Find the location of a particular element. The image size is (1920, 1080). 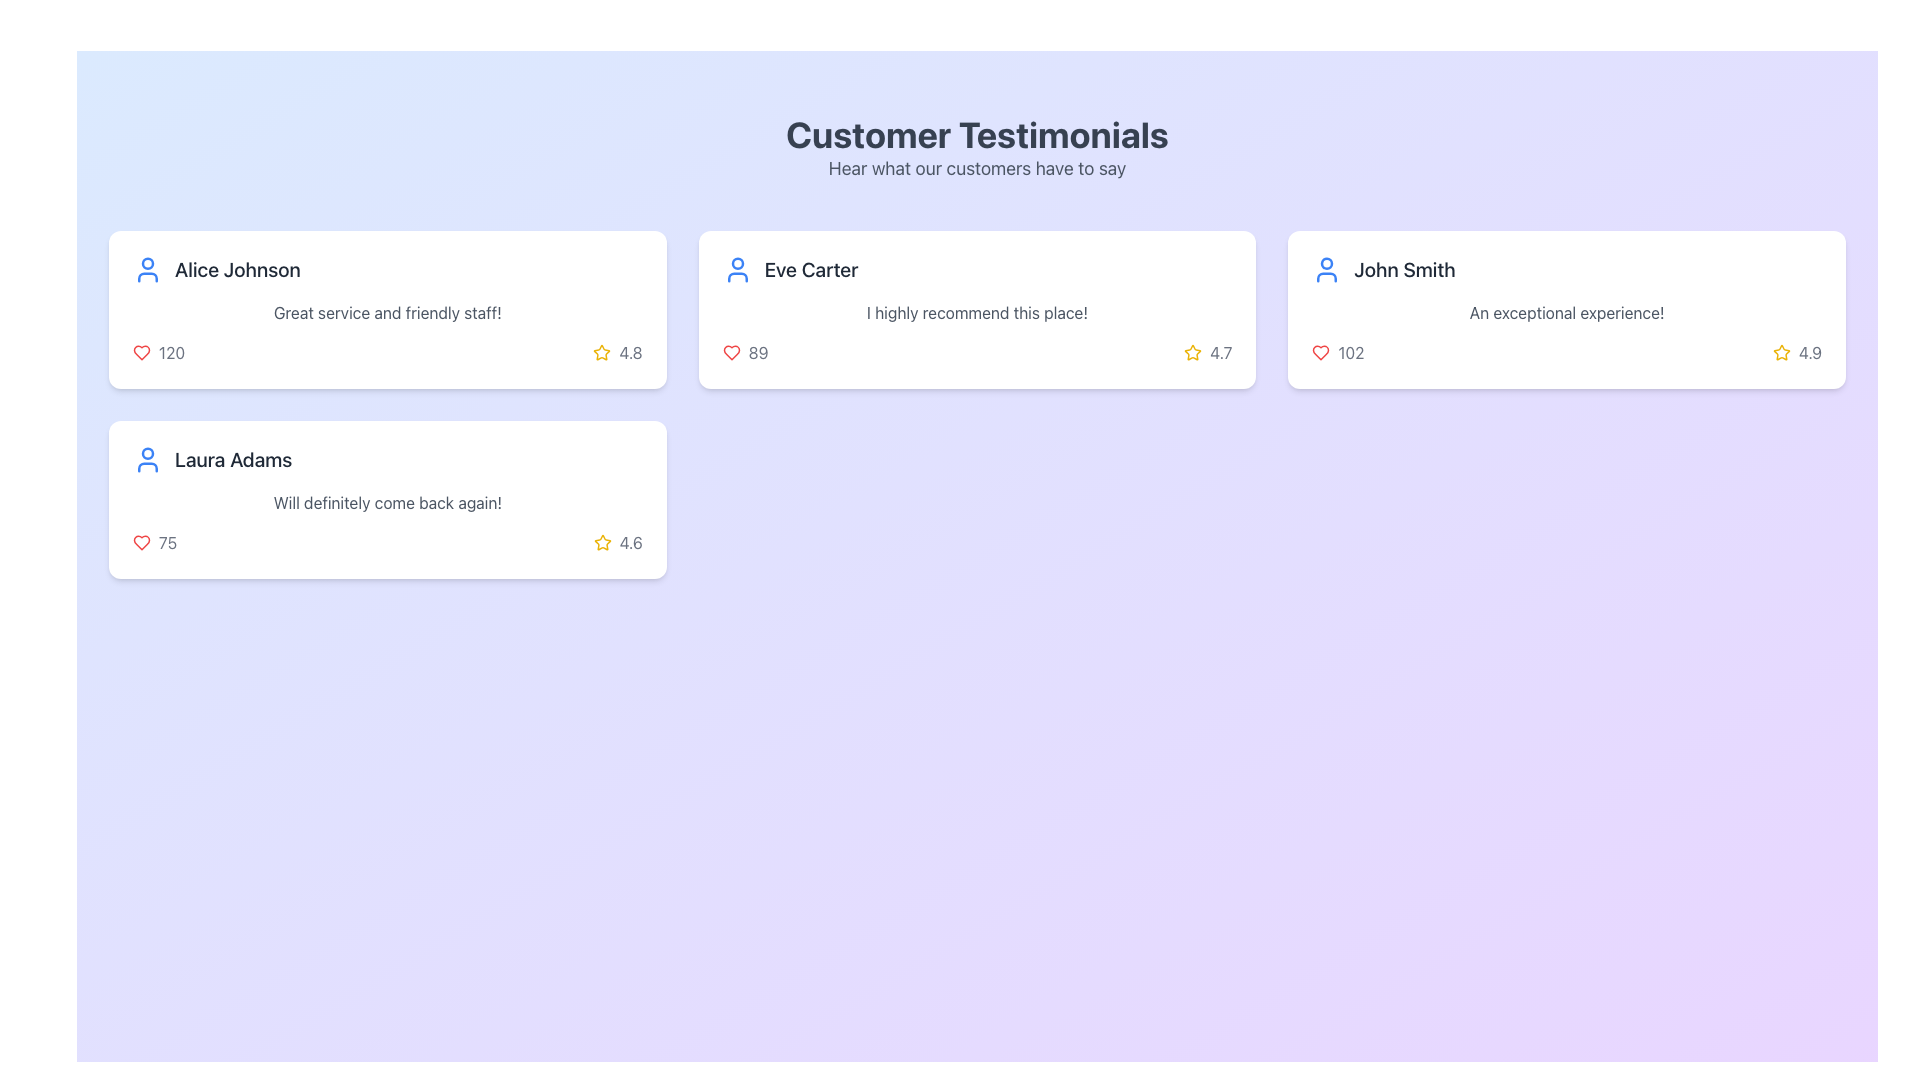

the star icon indicating the rating of the testimonial for 'Eve Carter' located in the 'Customer Testimonials' section is located at coordinates (1193, 352).